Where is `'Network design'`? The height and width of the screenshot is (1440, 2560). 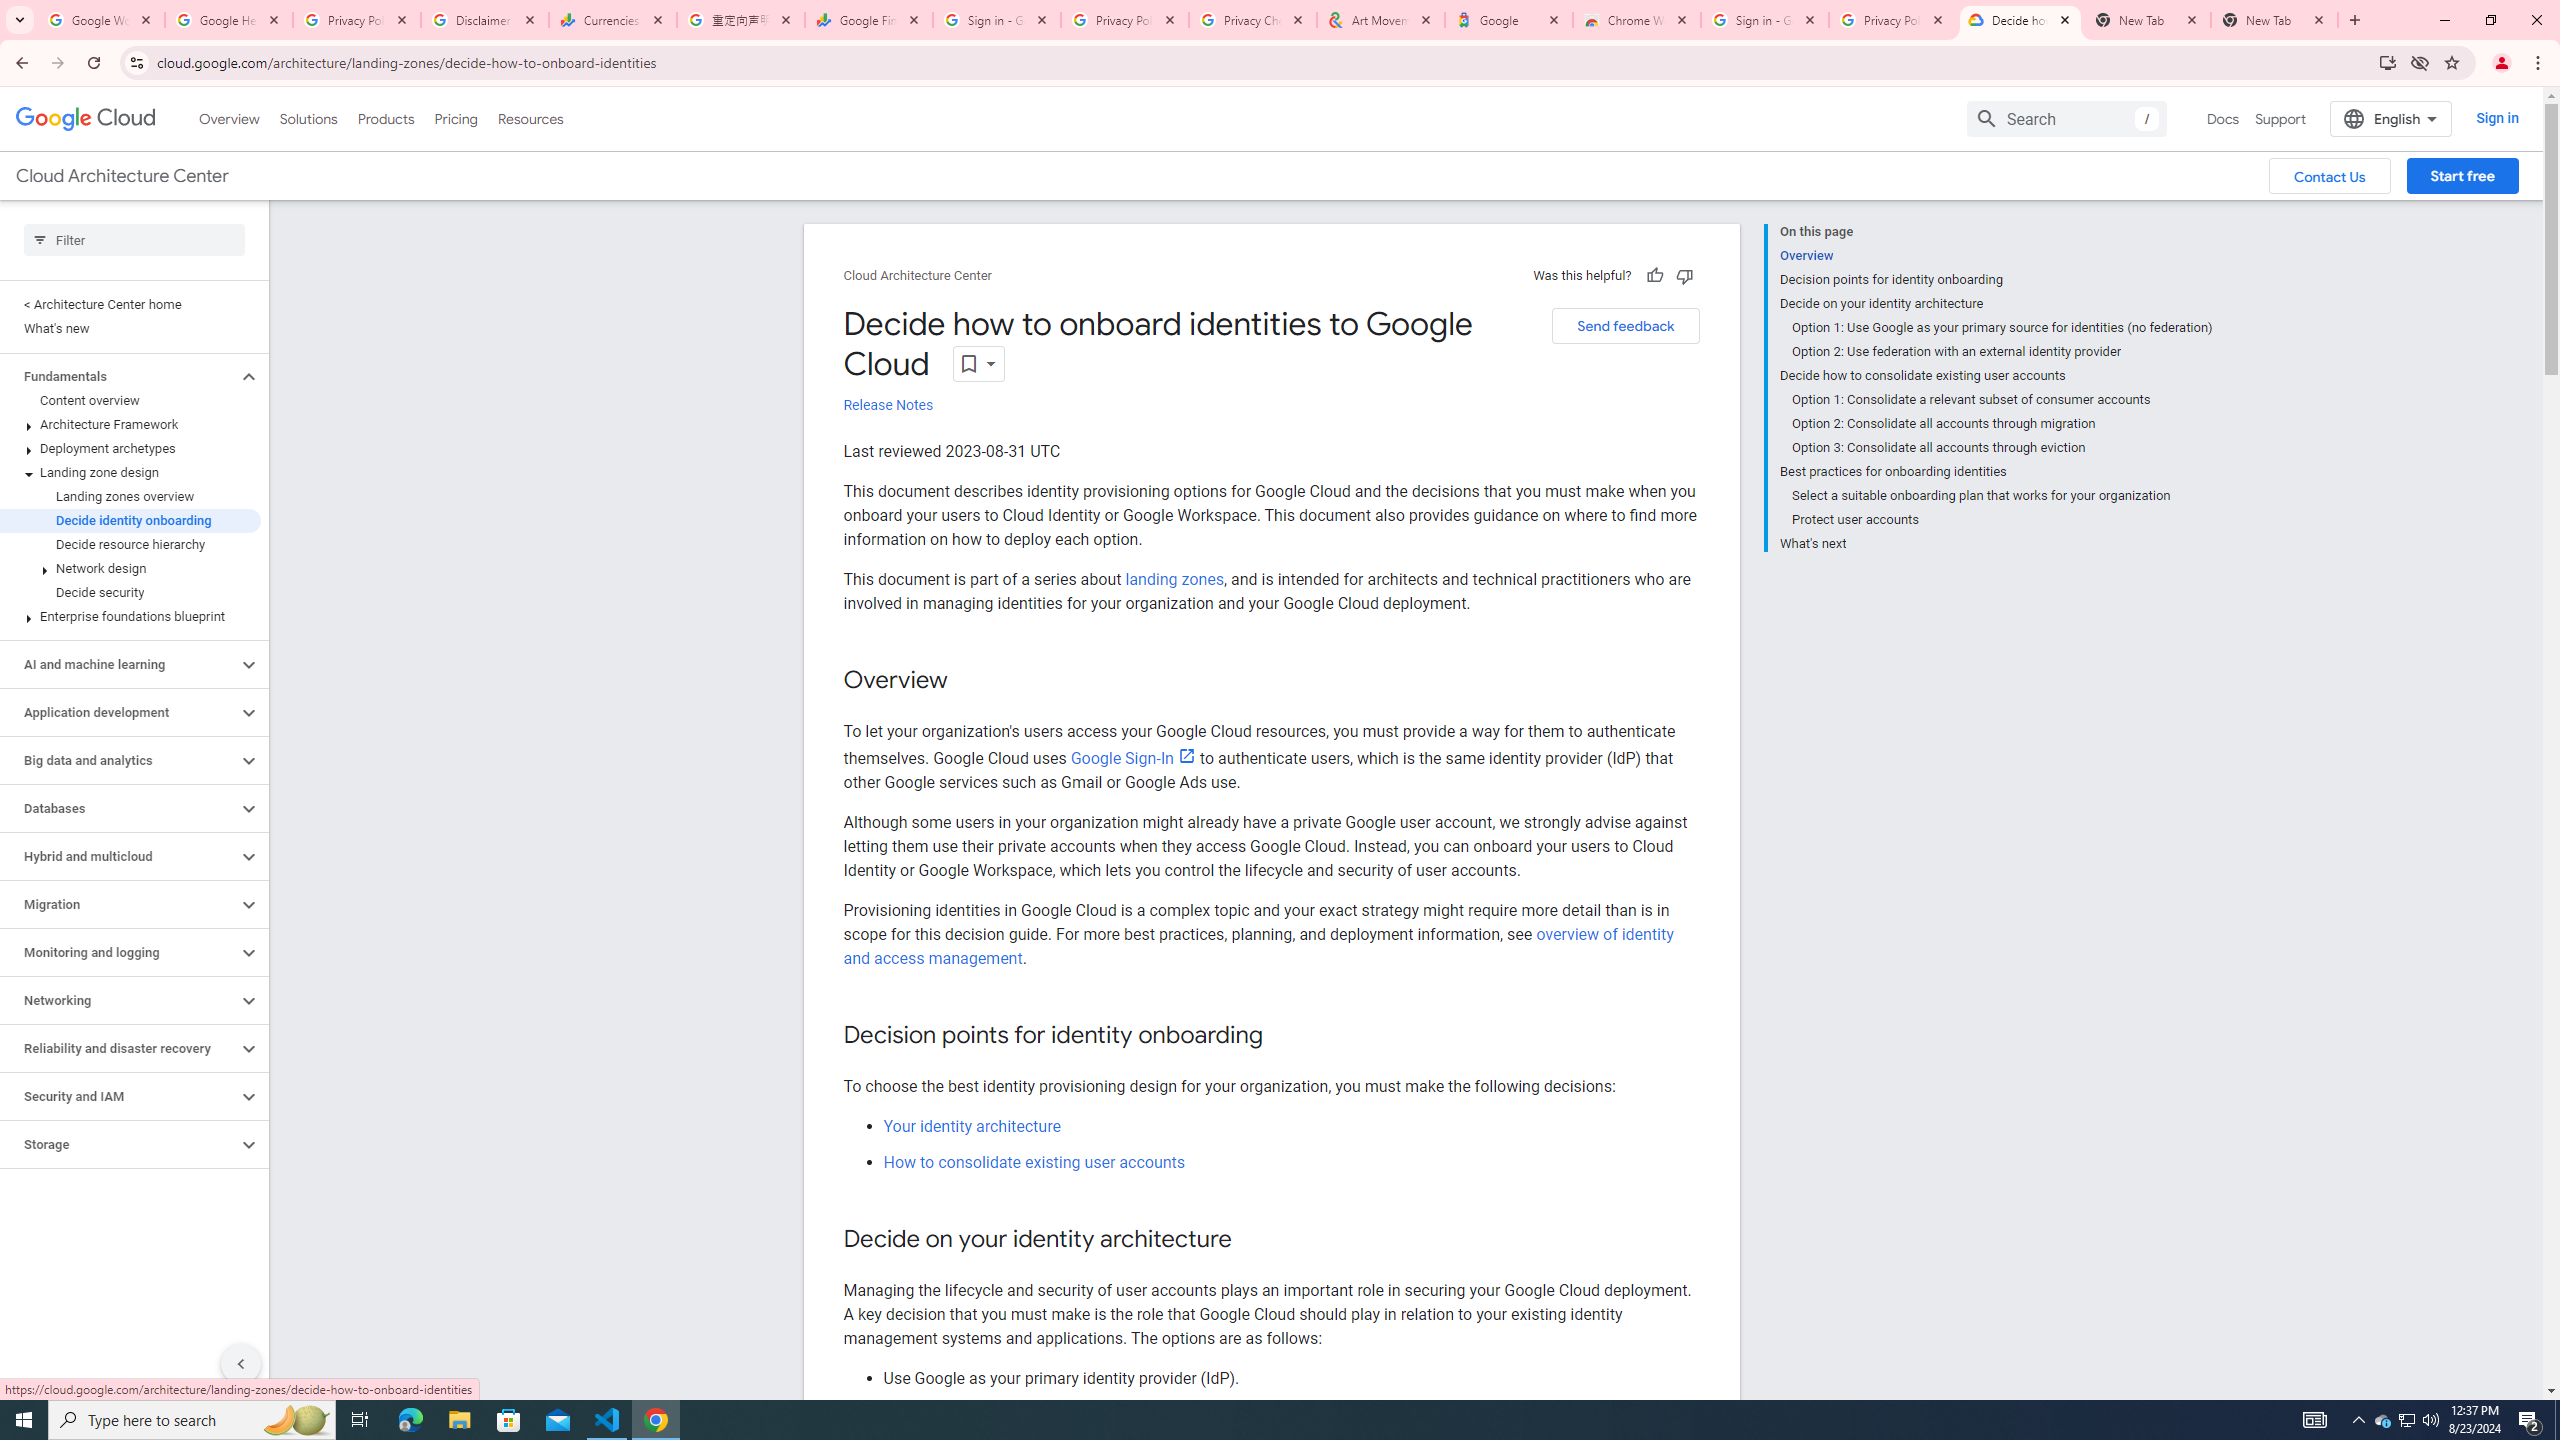
'Network design' is located at coordinates (130, 567).